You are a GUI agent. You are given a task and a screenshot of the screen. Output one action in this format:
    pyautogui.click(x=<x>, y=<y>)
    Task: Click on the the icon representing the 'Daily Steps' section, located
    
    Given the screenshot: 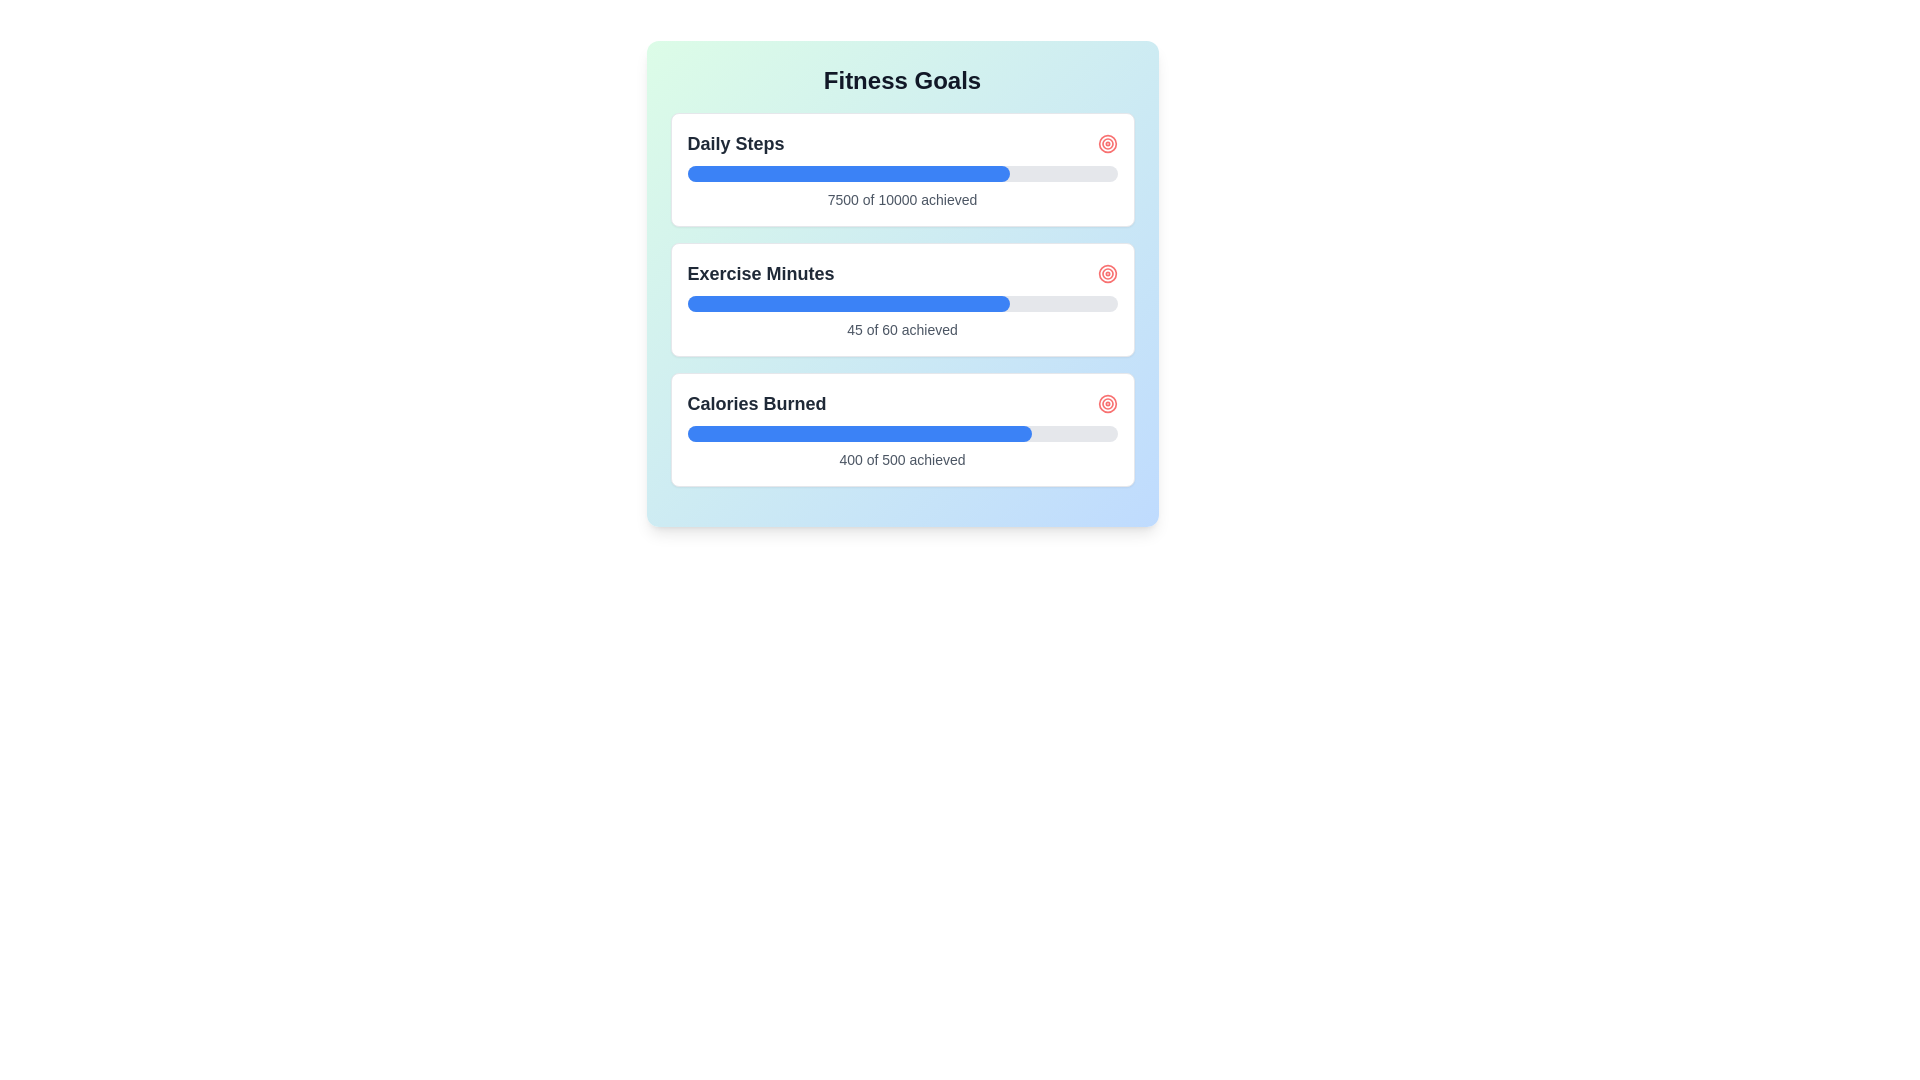 What is the action you would take?
    pyautogui.click(x=1106, y=142)
    